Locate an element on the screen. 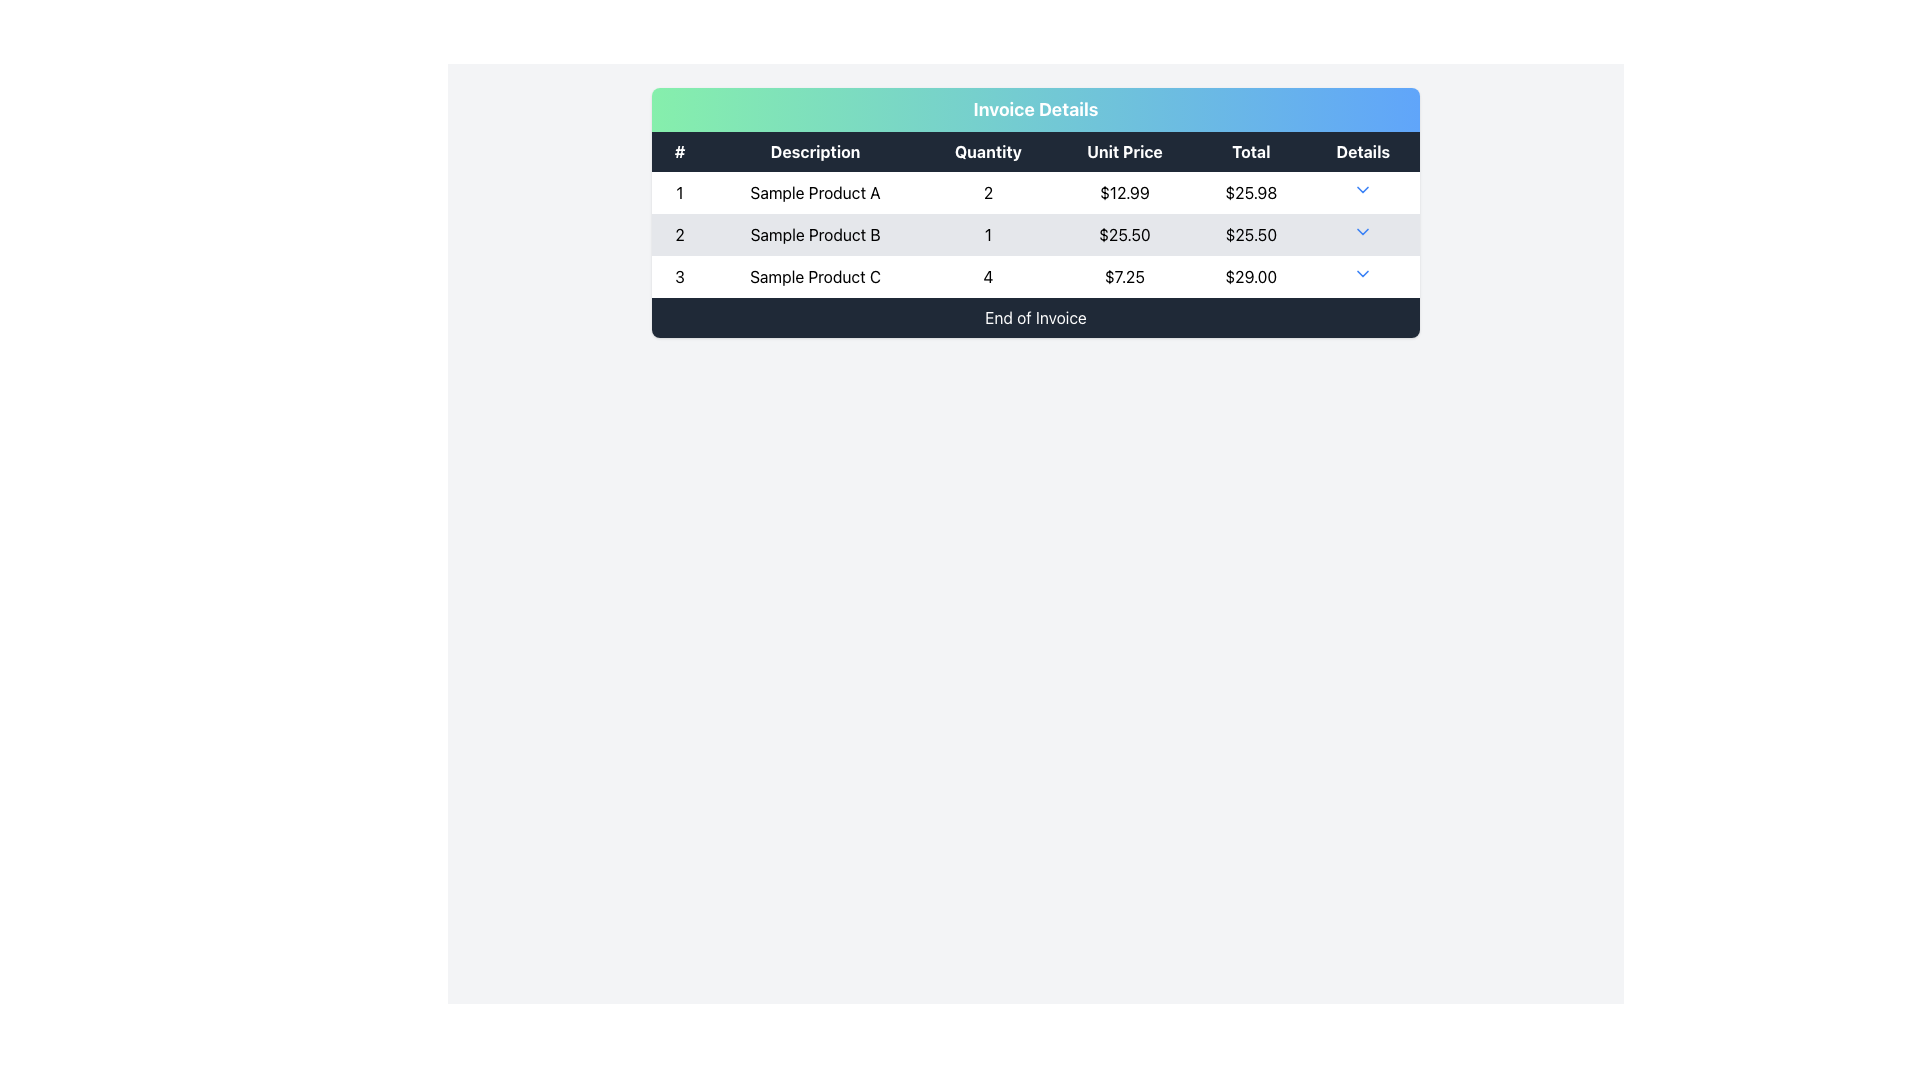 The width and height of the screenshot is (1920, 1080). static text label displaying the quantity for 'Sample Product C' located in the Quantity column of the third row of the table is located at coordinates (988, 277).